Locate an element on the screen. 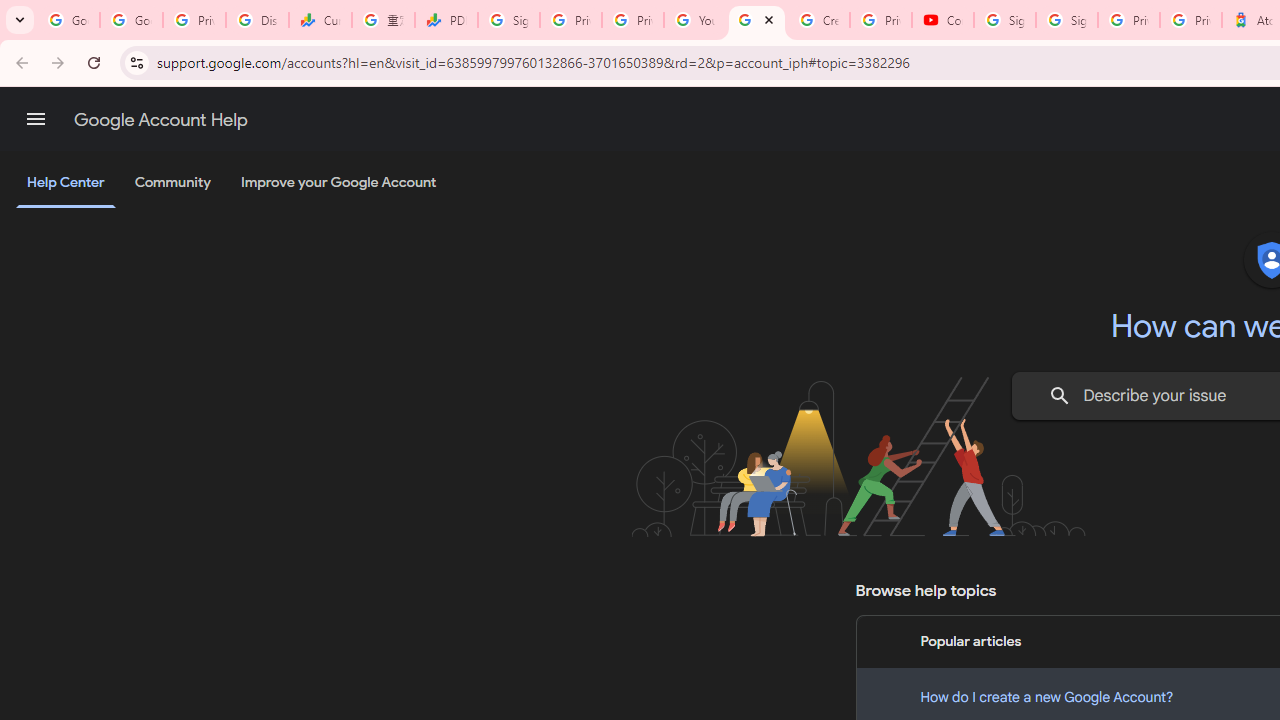  'PDD Holdings Inc - ADR (PDD) Price & News - Google Finance' is located at coordinates (445, 20).